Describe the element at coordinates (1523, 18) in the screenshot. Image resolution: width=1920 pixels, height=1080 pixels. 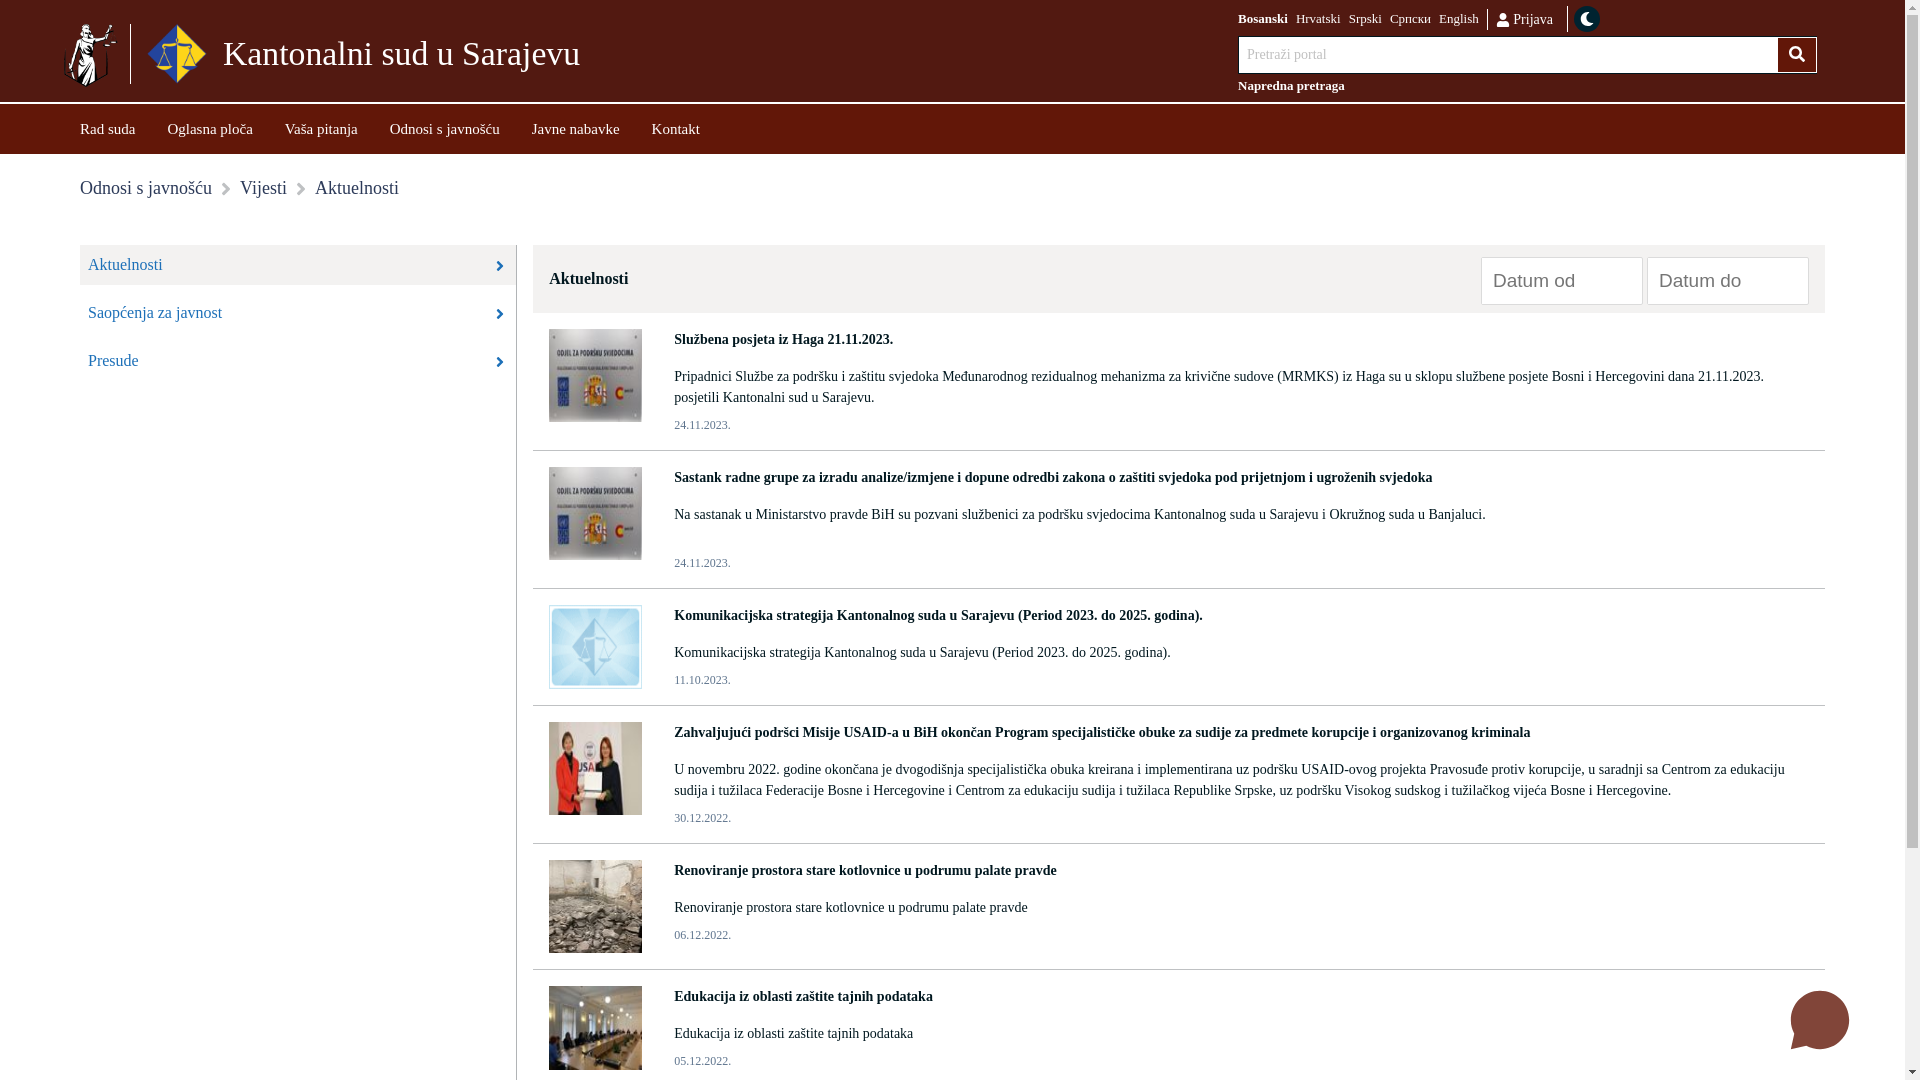
I see `'Prijava'` at that location.